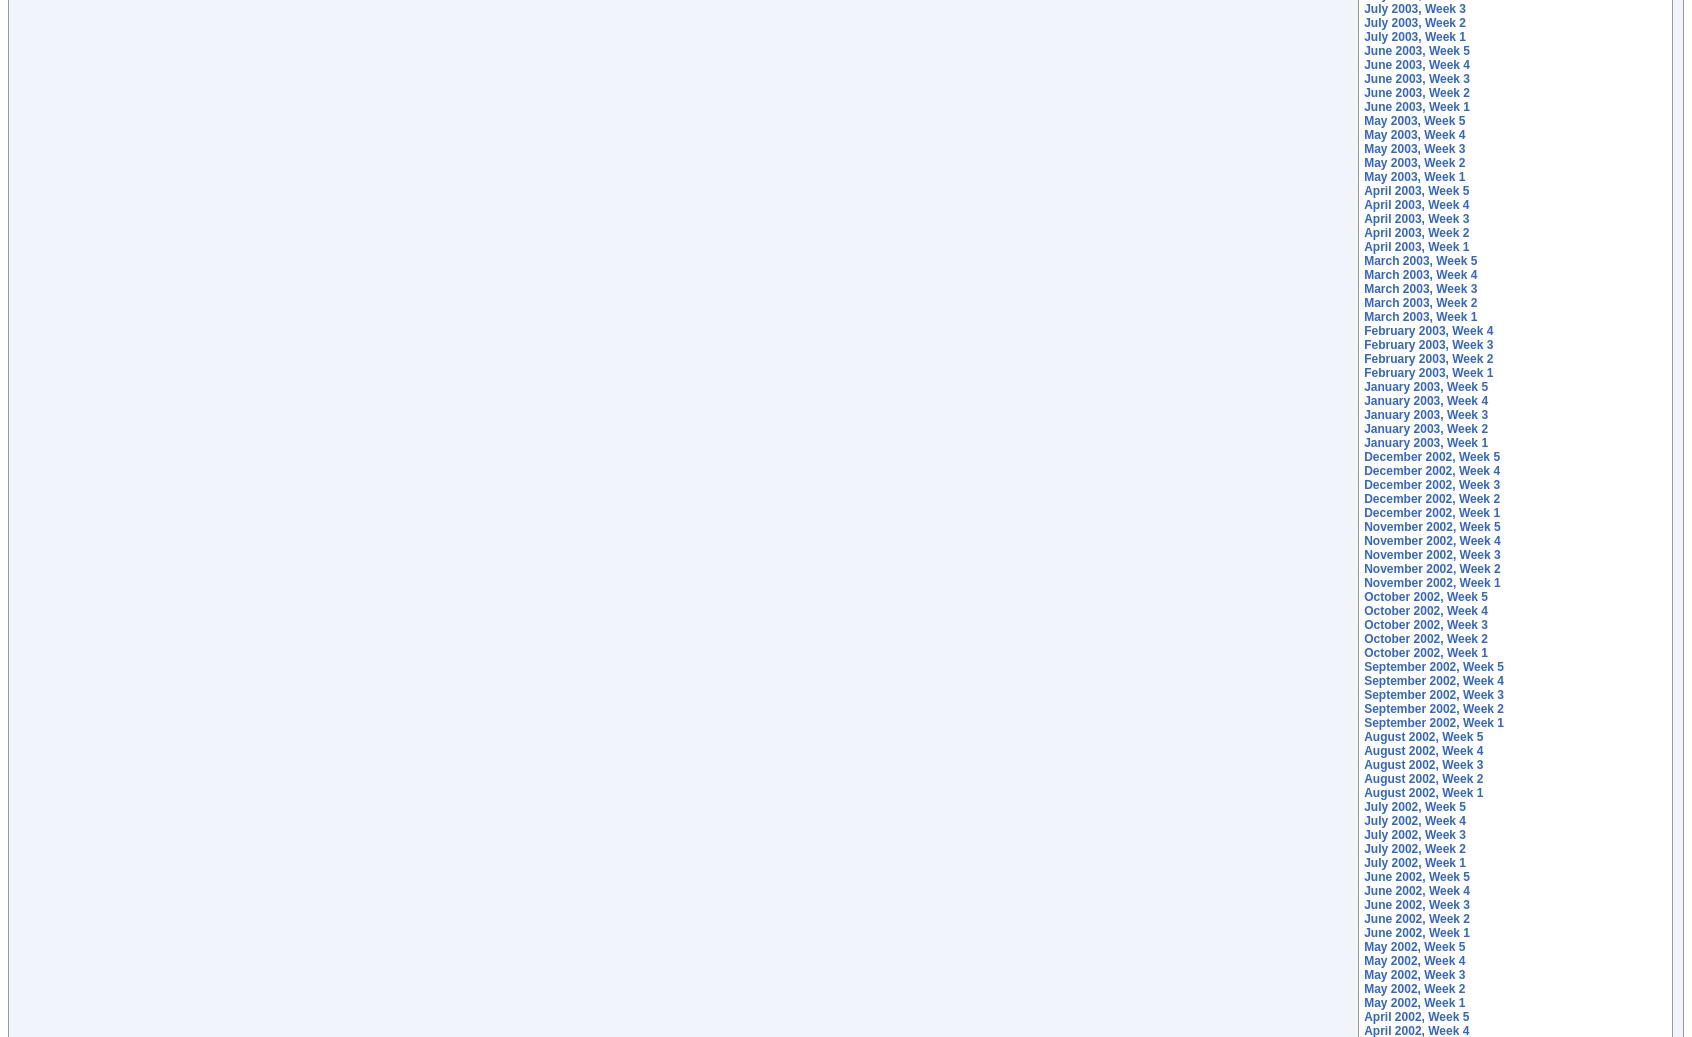  I want to click on 'May 2002, Week 4', so click(1363, 960).